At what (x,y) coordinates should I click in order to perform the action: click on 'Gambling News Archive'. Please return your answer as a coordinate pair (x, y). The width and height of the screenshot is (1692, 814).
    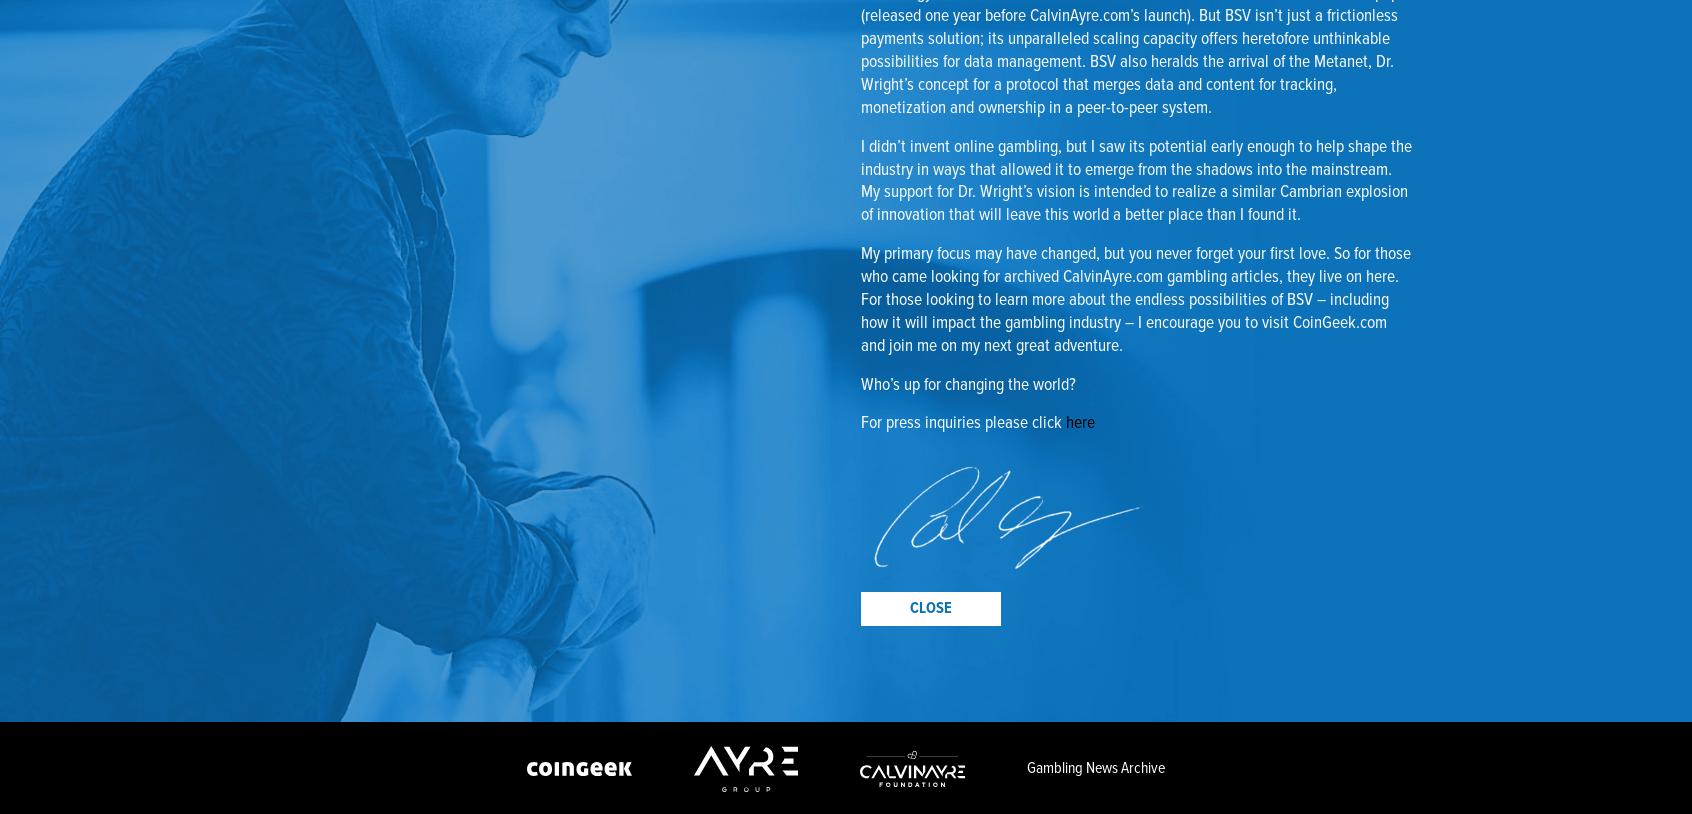
    Looking at the image, I should click on (1096, 767).